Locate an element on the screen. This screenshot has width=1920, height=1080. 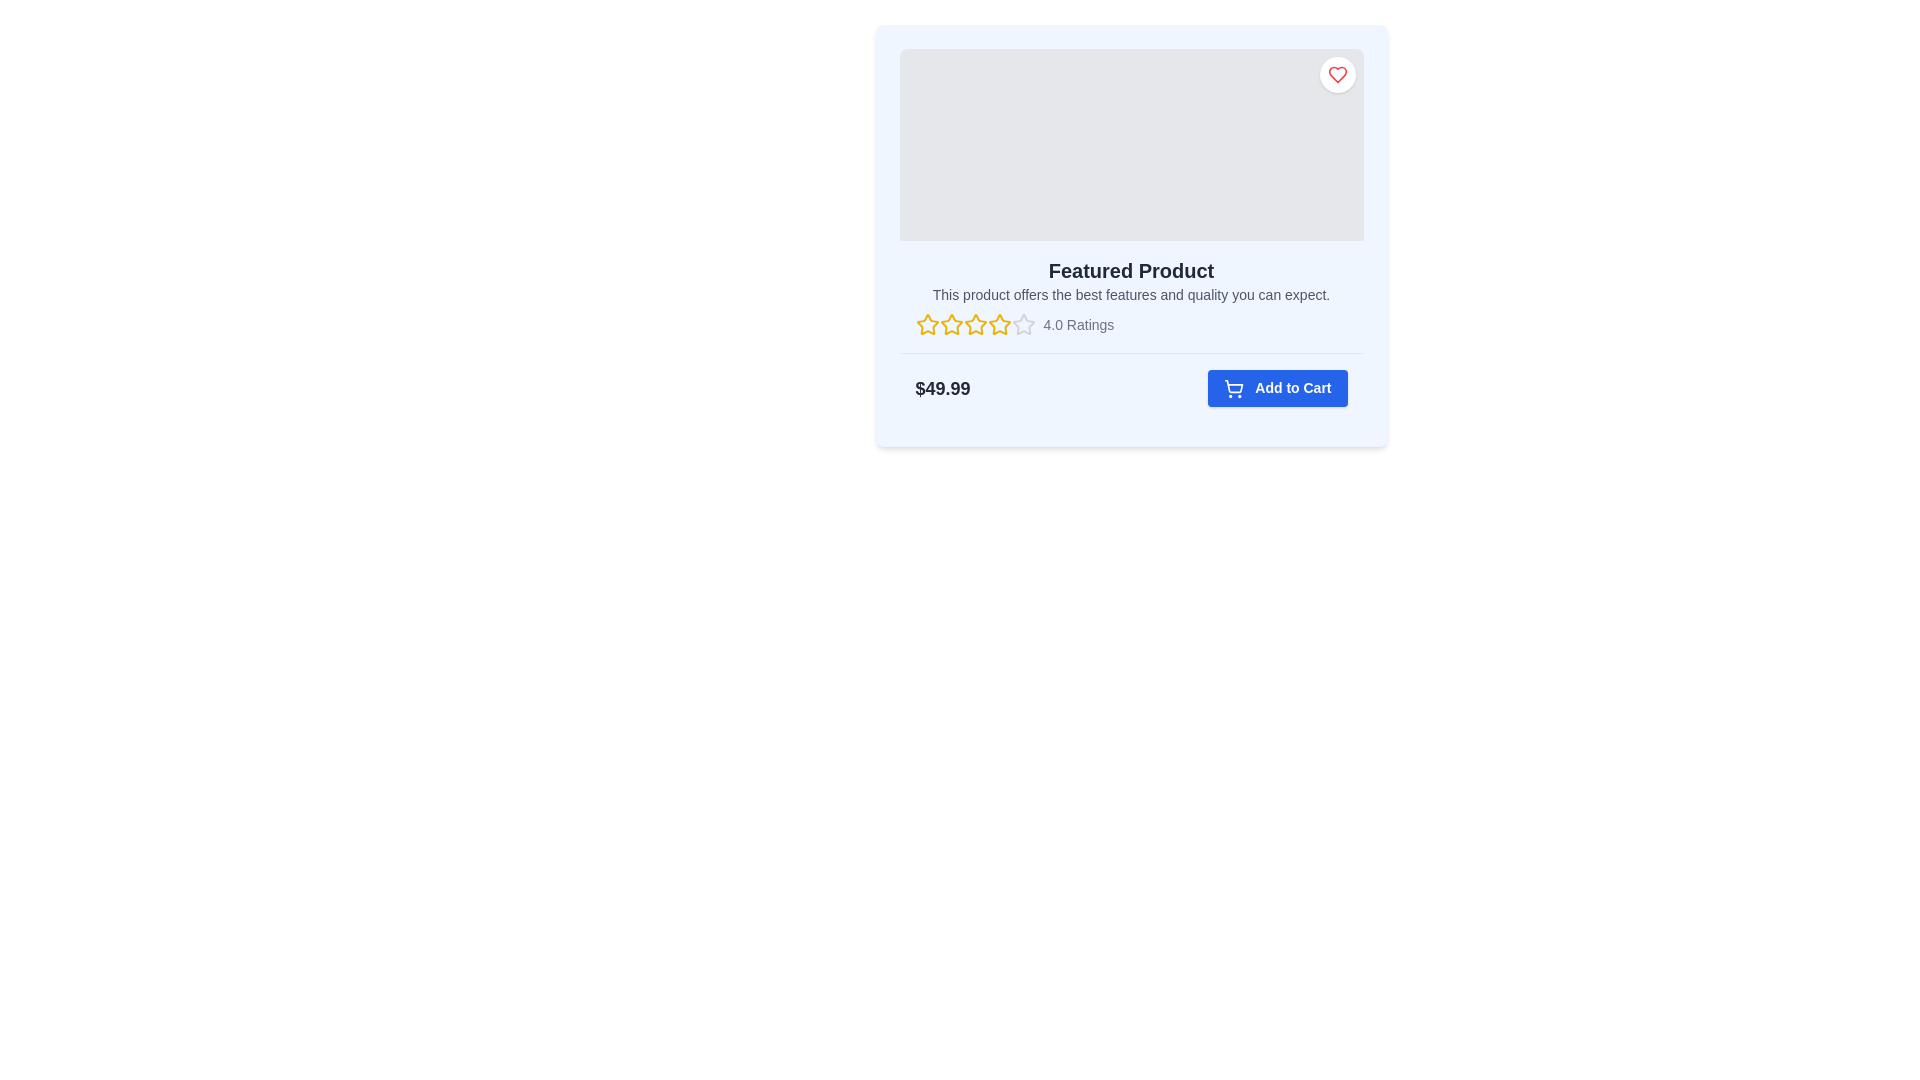
the 'like' or 'favorite' button located at the top-right corner of the product section is located at coordinates (1337, 73).